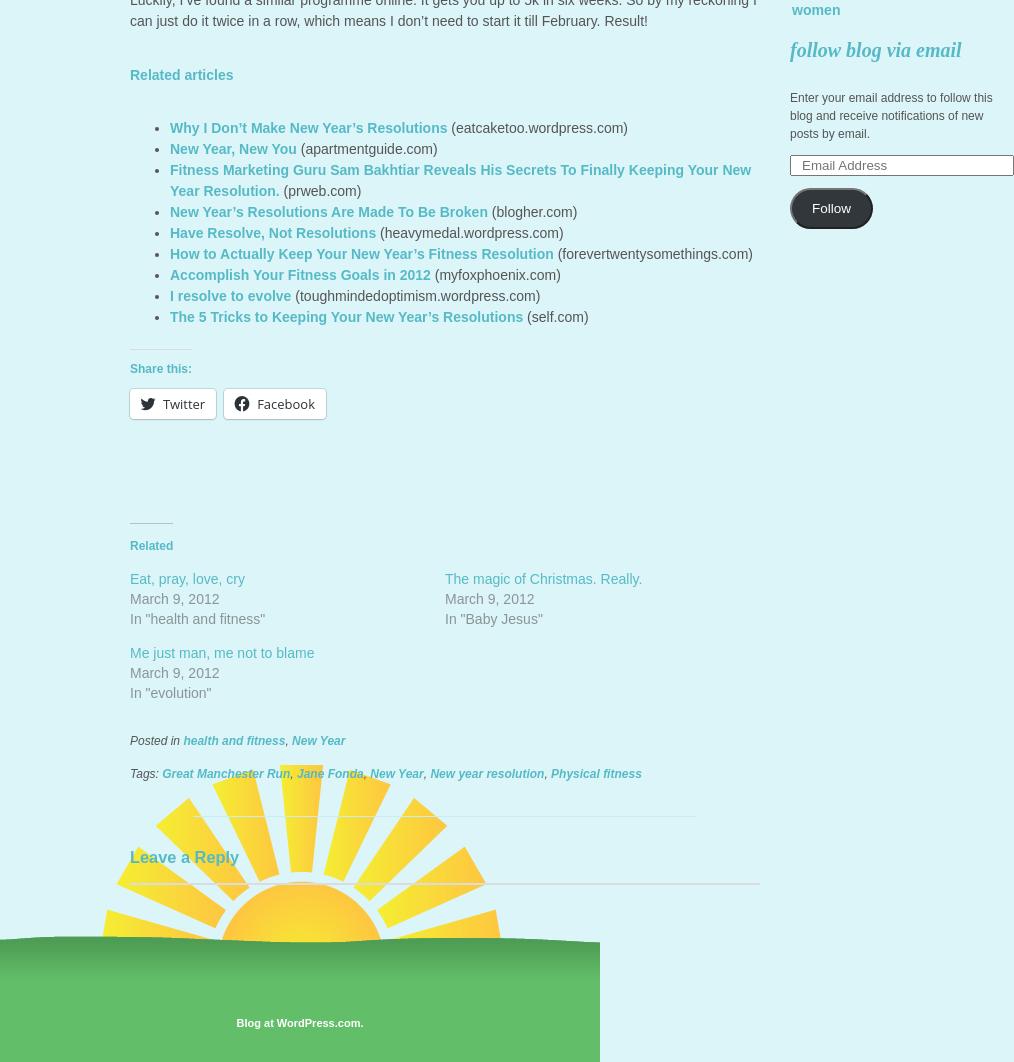 This screenshot has width=1014, height=1062. Describe the element at coordinates (652, 254) in the screenshot. I see `'(forevertwentysomethings.com)'` at that location.